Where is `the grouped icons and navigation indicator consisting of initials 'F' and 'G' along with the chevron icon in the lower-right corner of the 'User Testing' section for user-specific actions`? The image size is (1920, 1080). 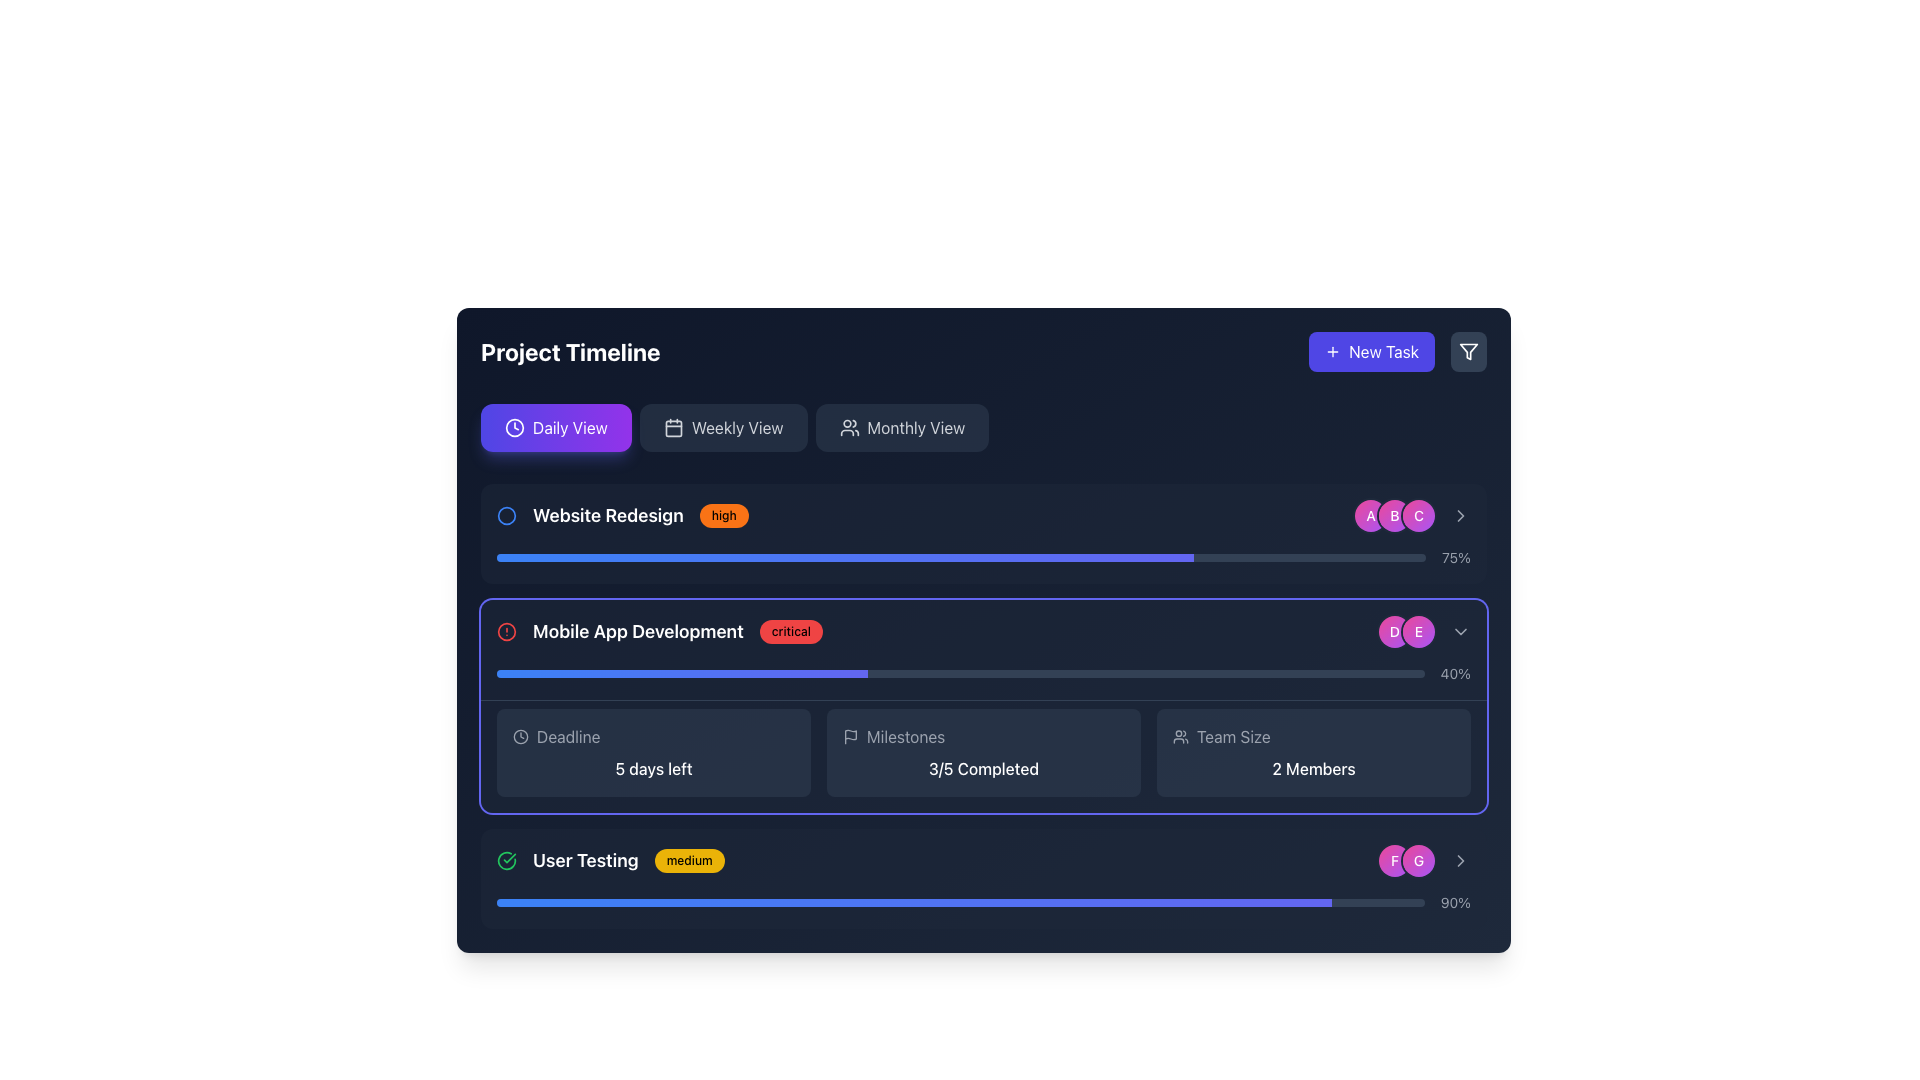 the grouped icons and navigation indicator consisting of initials 'F' and 'G' along with the chevron icon in the lower-right corner of the 'User Testing' section for user-specific actions is located at coordinates (1424, 859).